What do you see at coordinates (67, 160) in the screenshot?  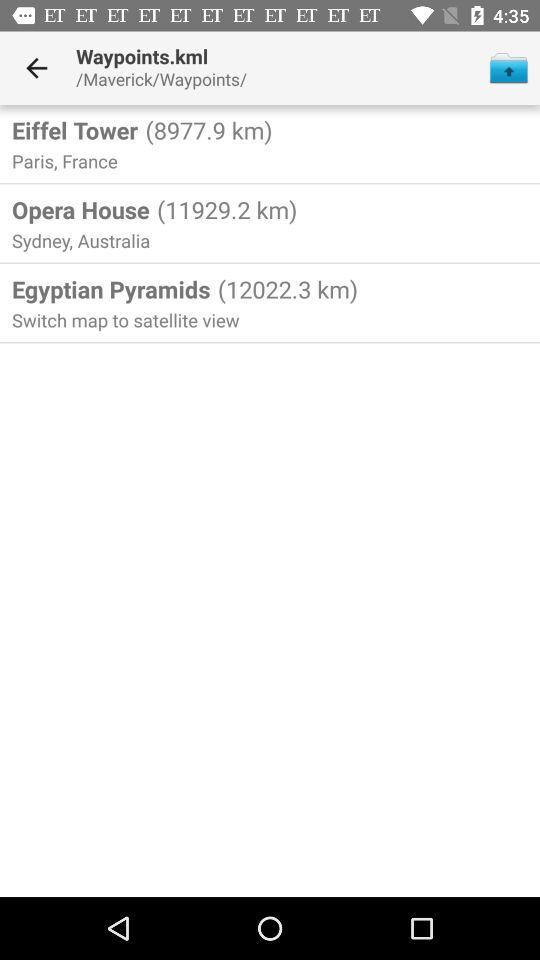 I see `paris, france  icon` at bounding box center [67, 160].